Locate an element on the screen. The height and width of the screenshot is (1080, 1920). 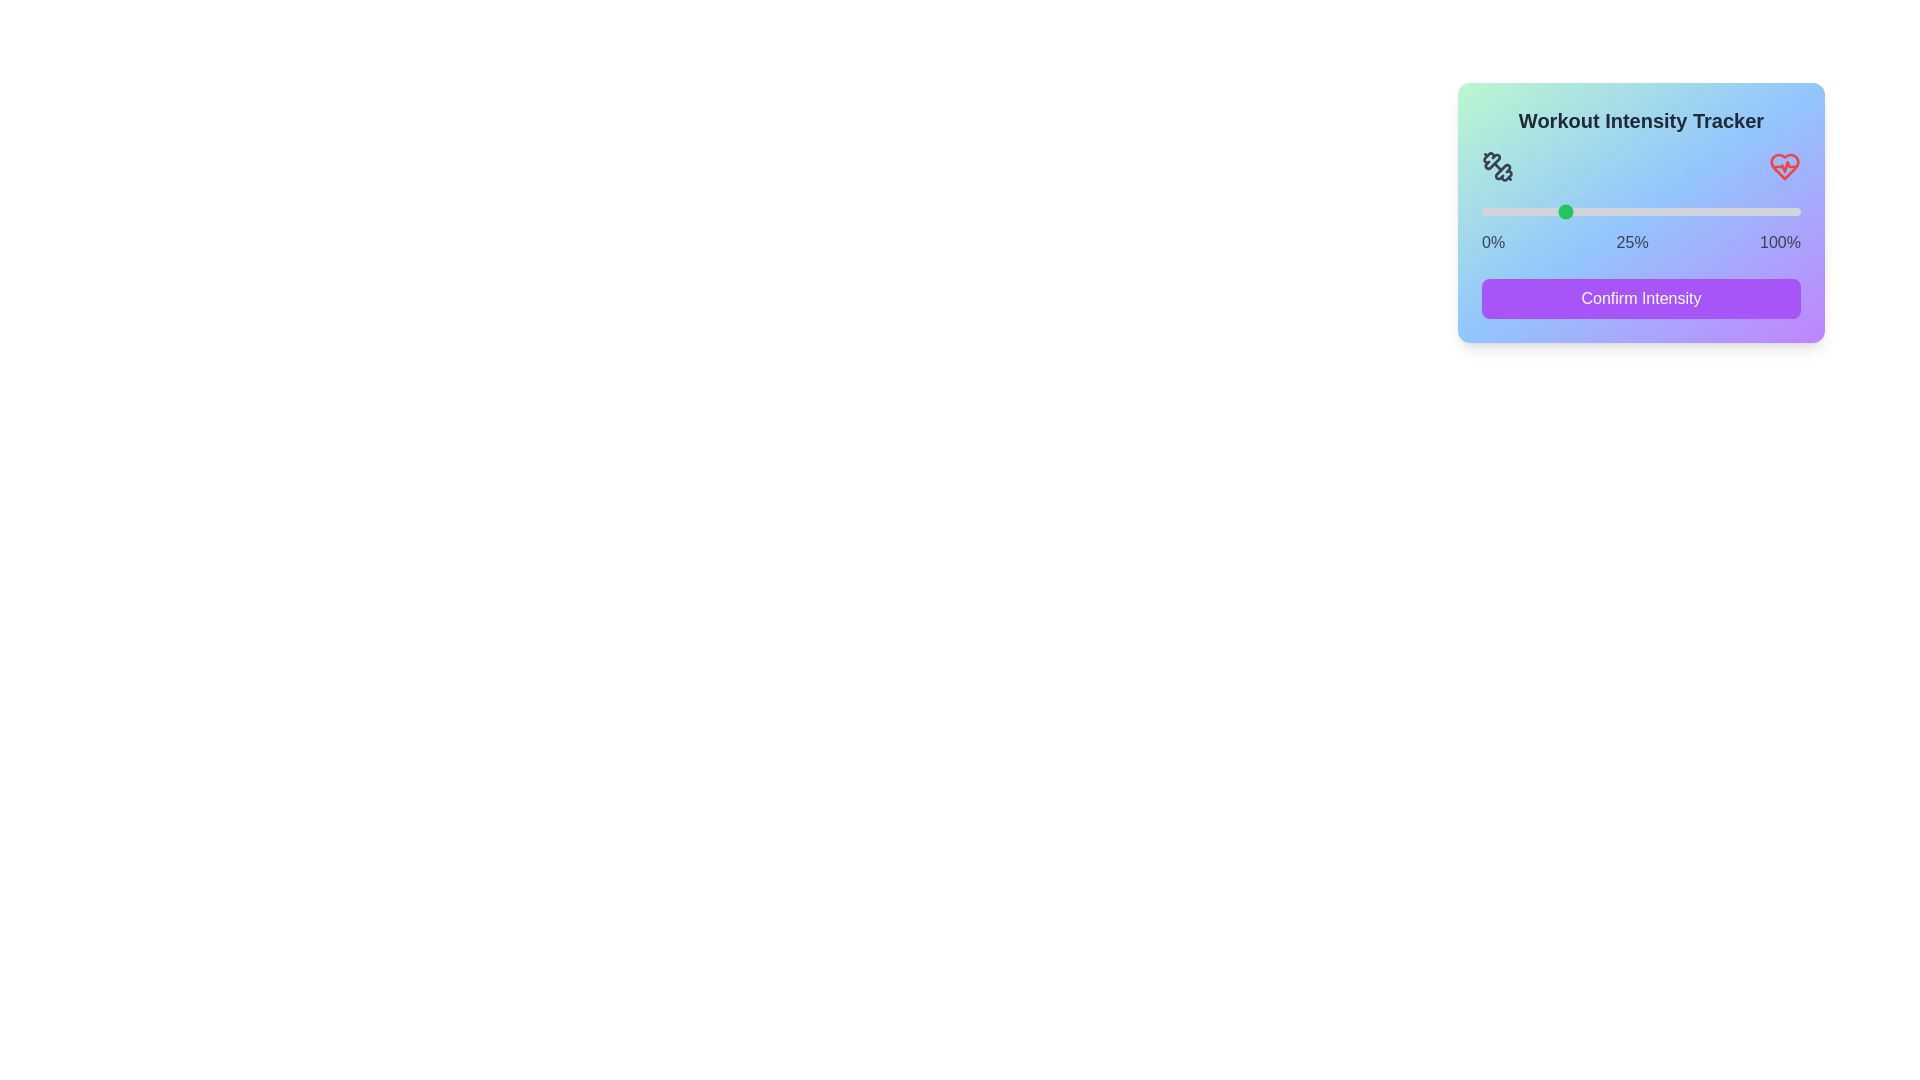
the intensity slider to 18% is located at coordinates (1538, 212).